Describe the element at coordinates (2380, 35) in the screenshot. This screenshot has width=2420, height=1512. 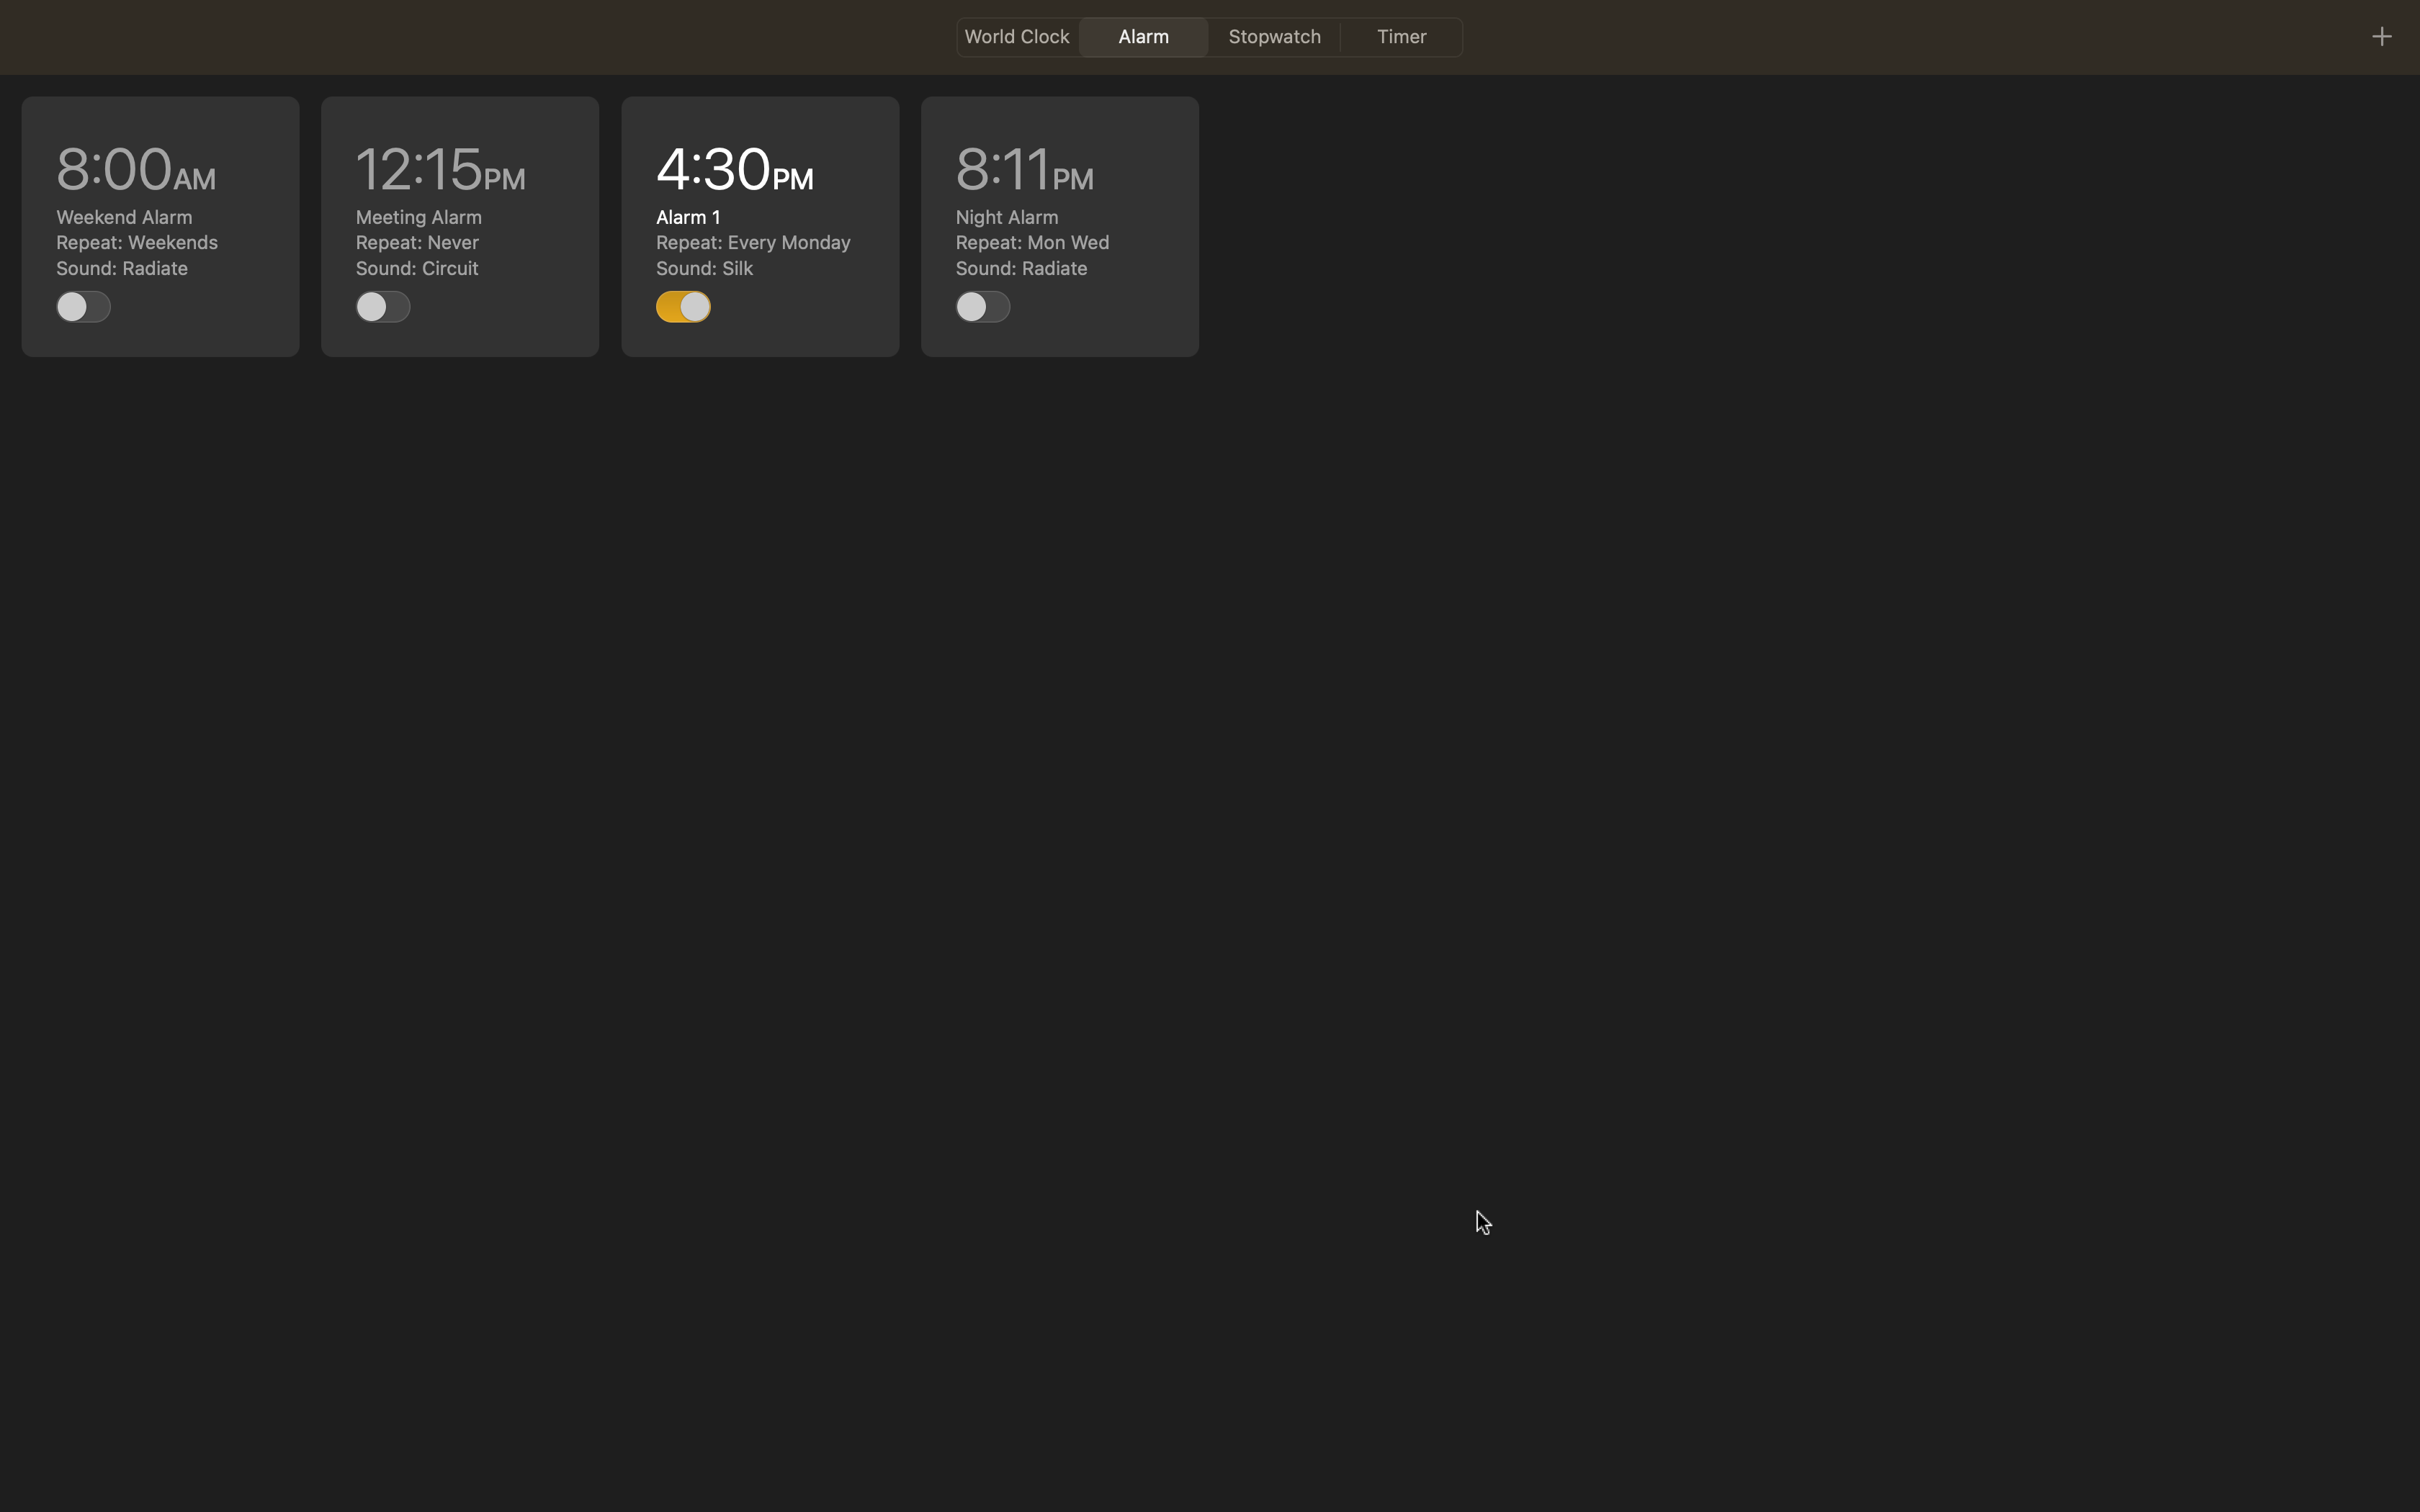
I see `To insert a new event, press the plus symbol` at that location.